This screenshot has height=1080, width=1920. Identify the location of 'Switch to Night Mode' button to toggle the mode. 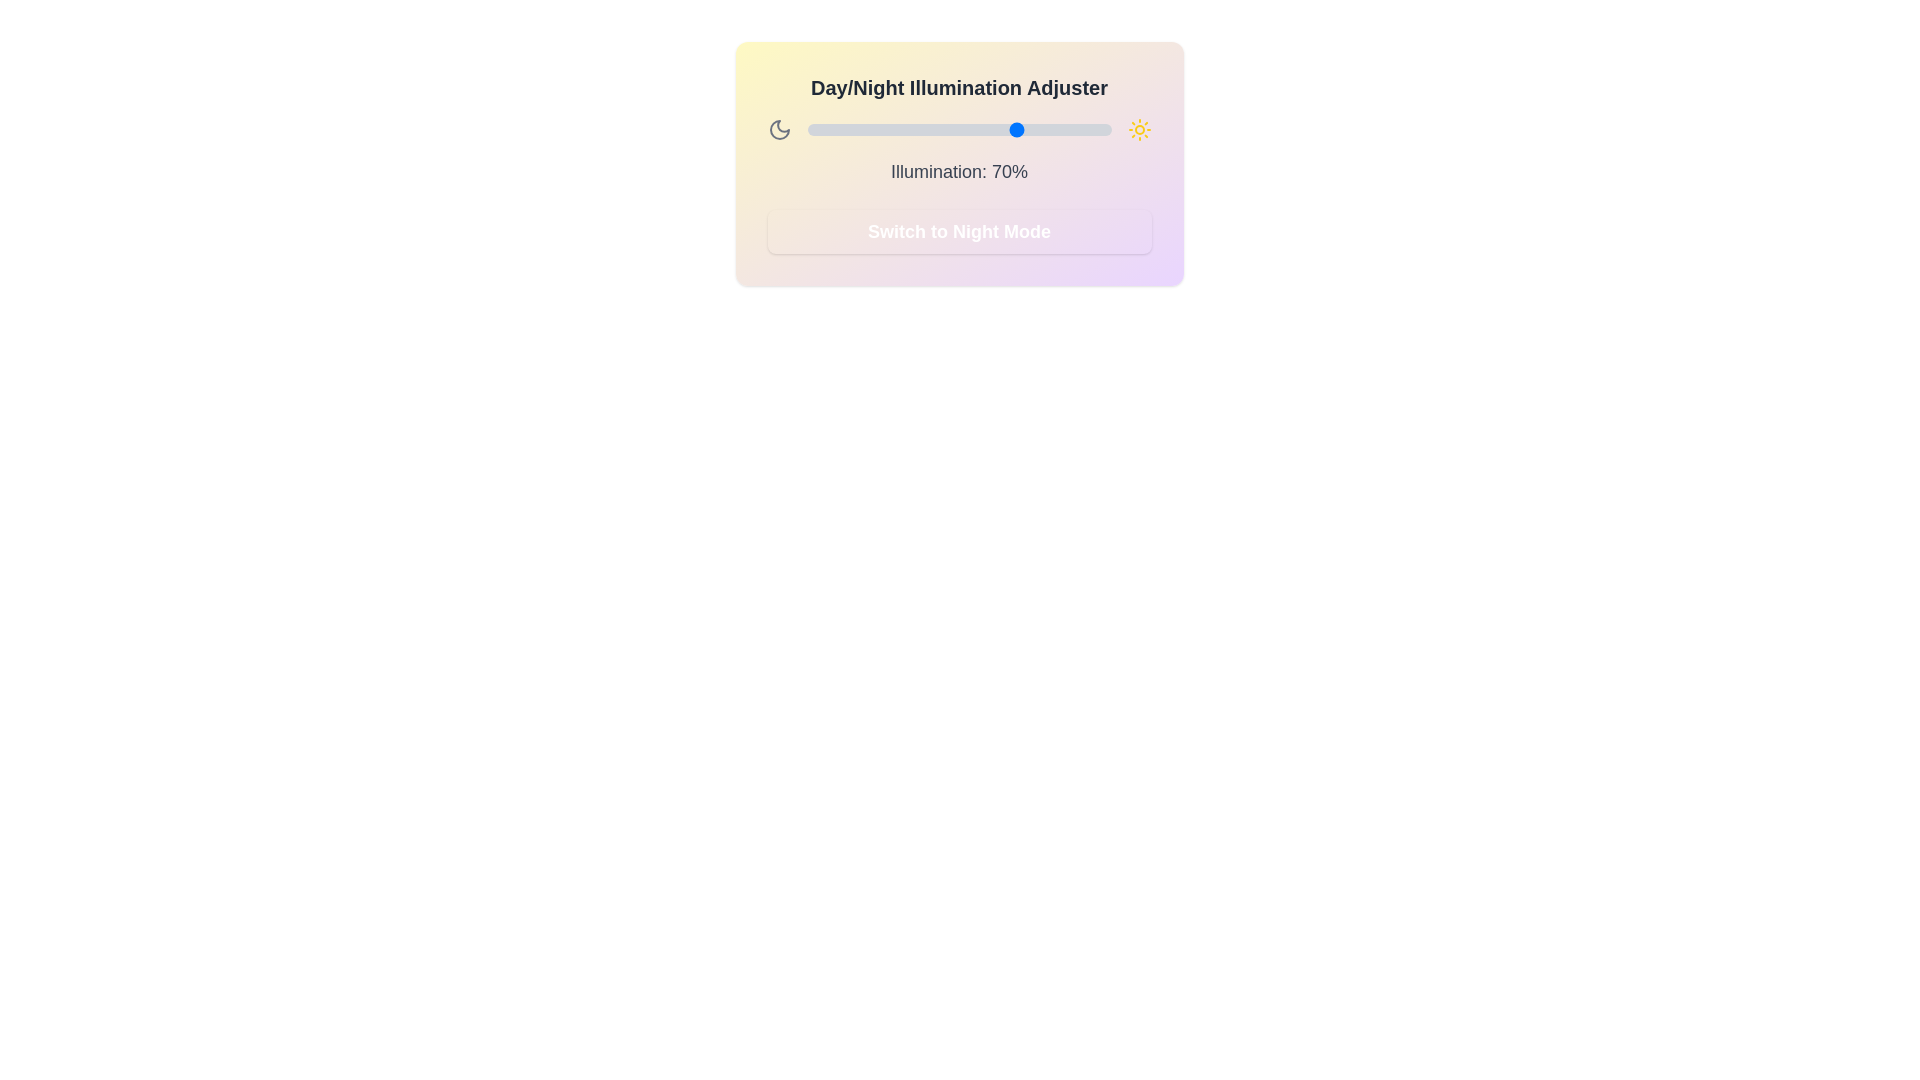
(958, 230).